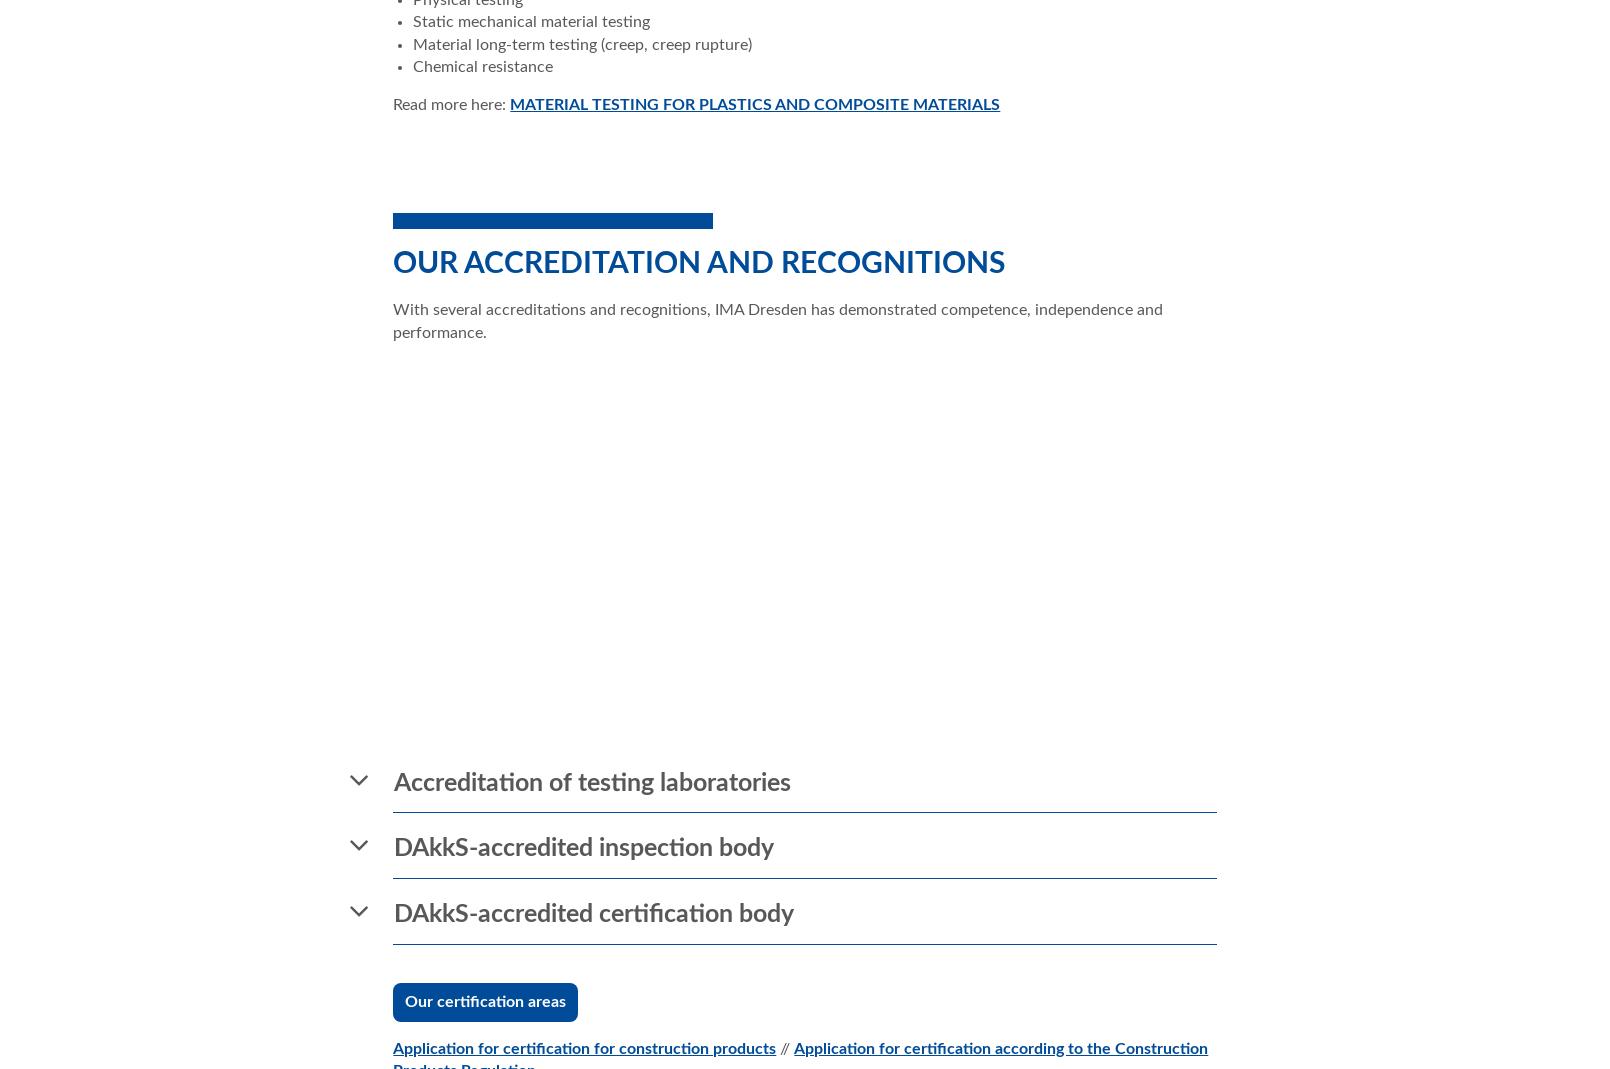  What do you see at coordinates (784, 1048) in the screenshot?
I see `'//'` at bounding box center [784, 1048].